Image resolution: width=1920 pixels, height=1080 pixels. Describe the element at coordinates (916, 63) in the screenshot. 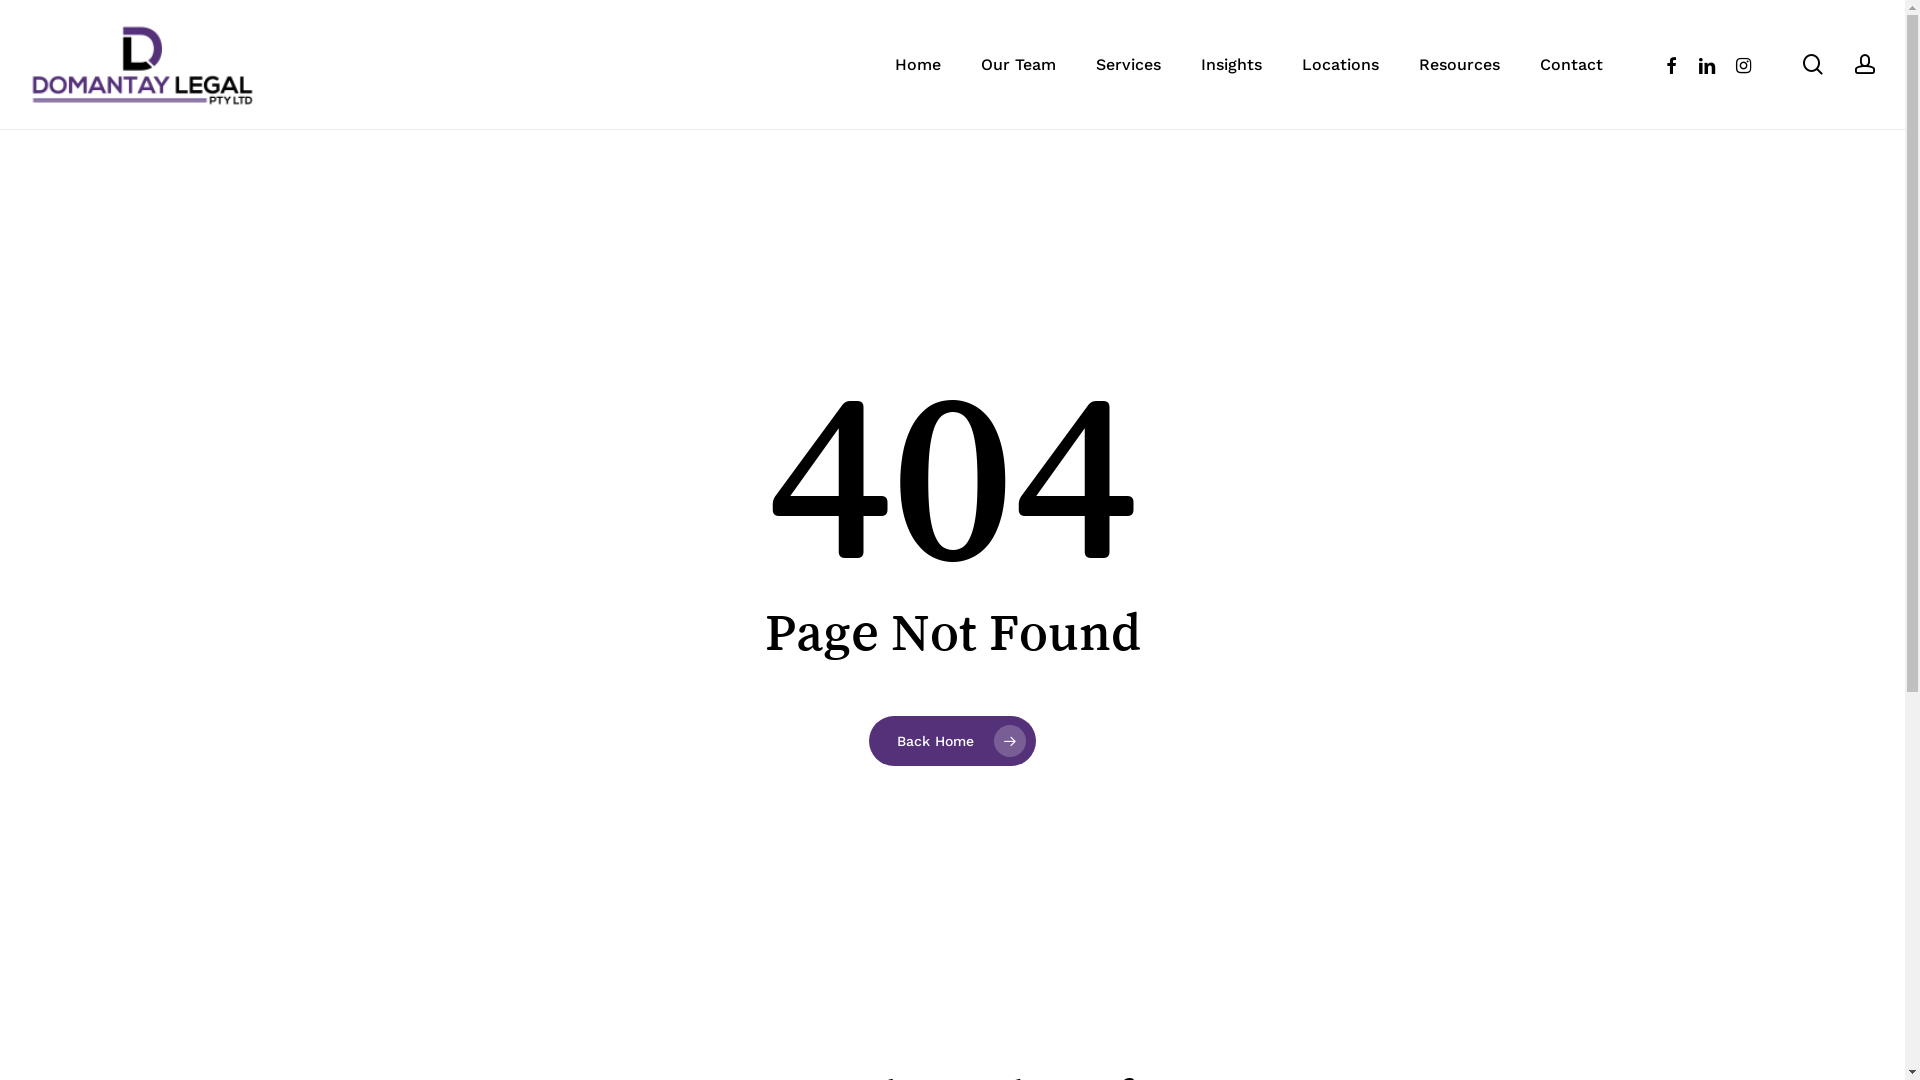

I see `'Home'` at that location.